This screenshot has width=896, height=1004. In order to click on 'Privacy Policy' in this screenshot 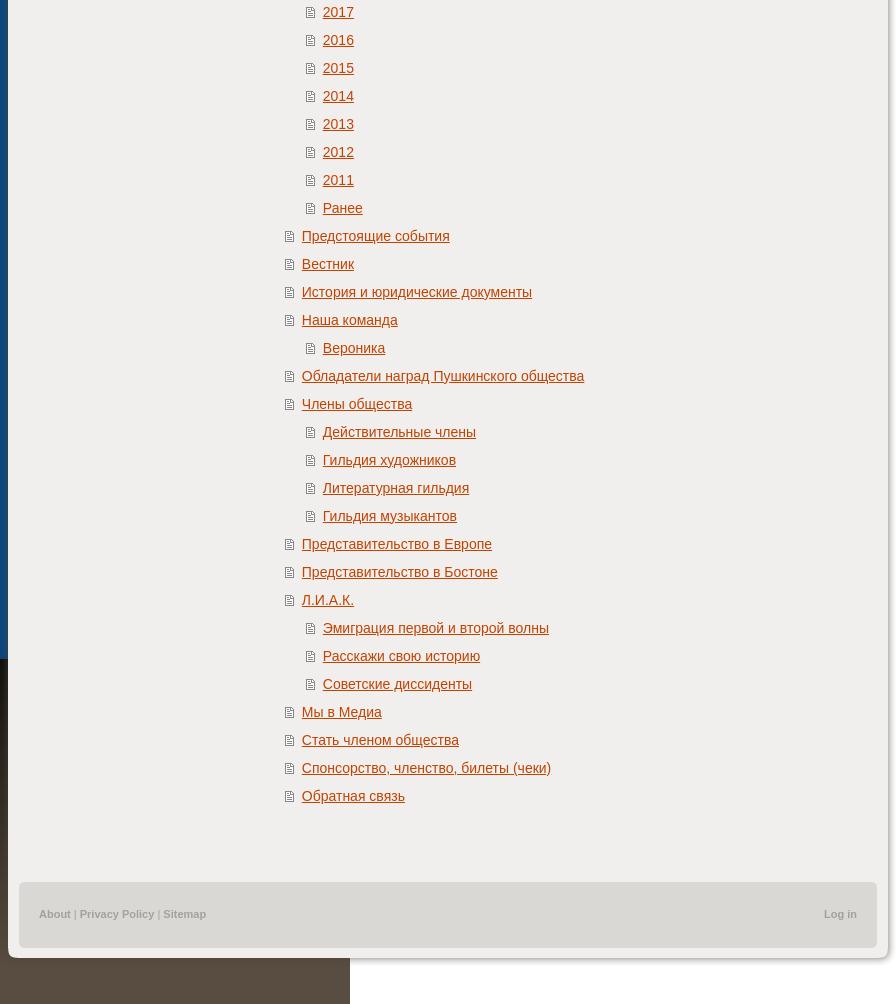, I will do `click(116, 913)`.